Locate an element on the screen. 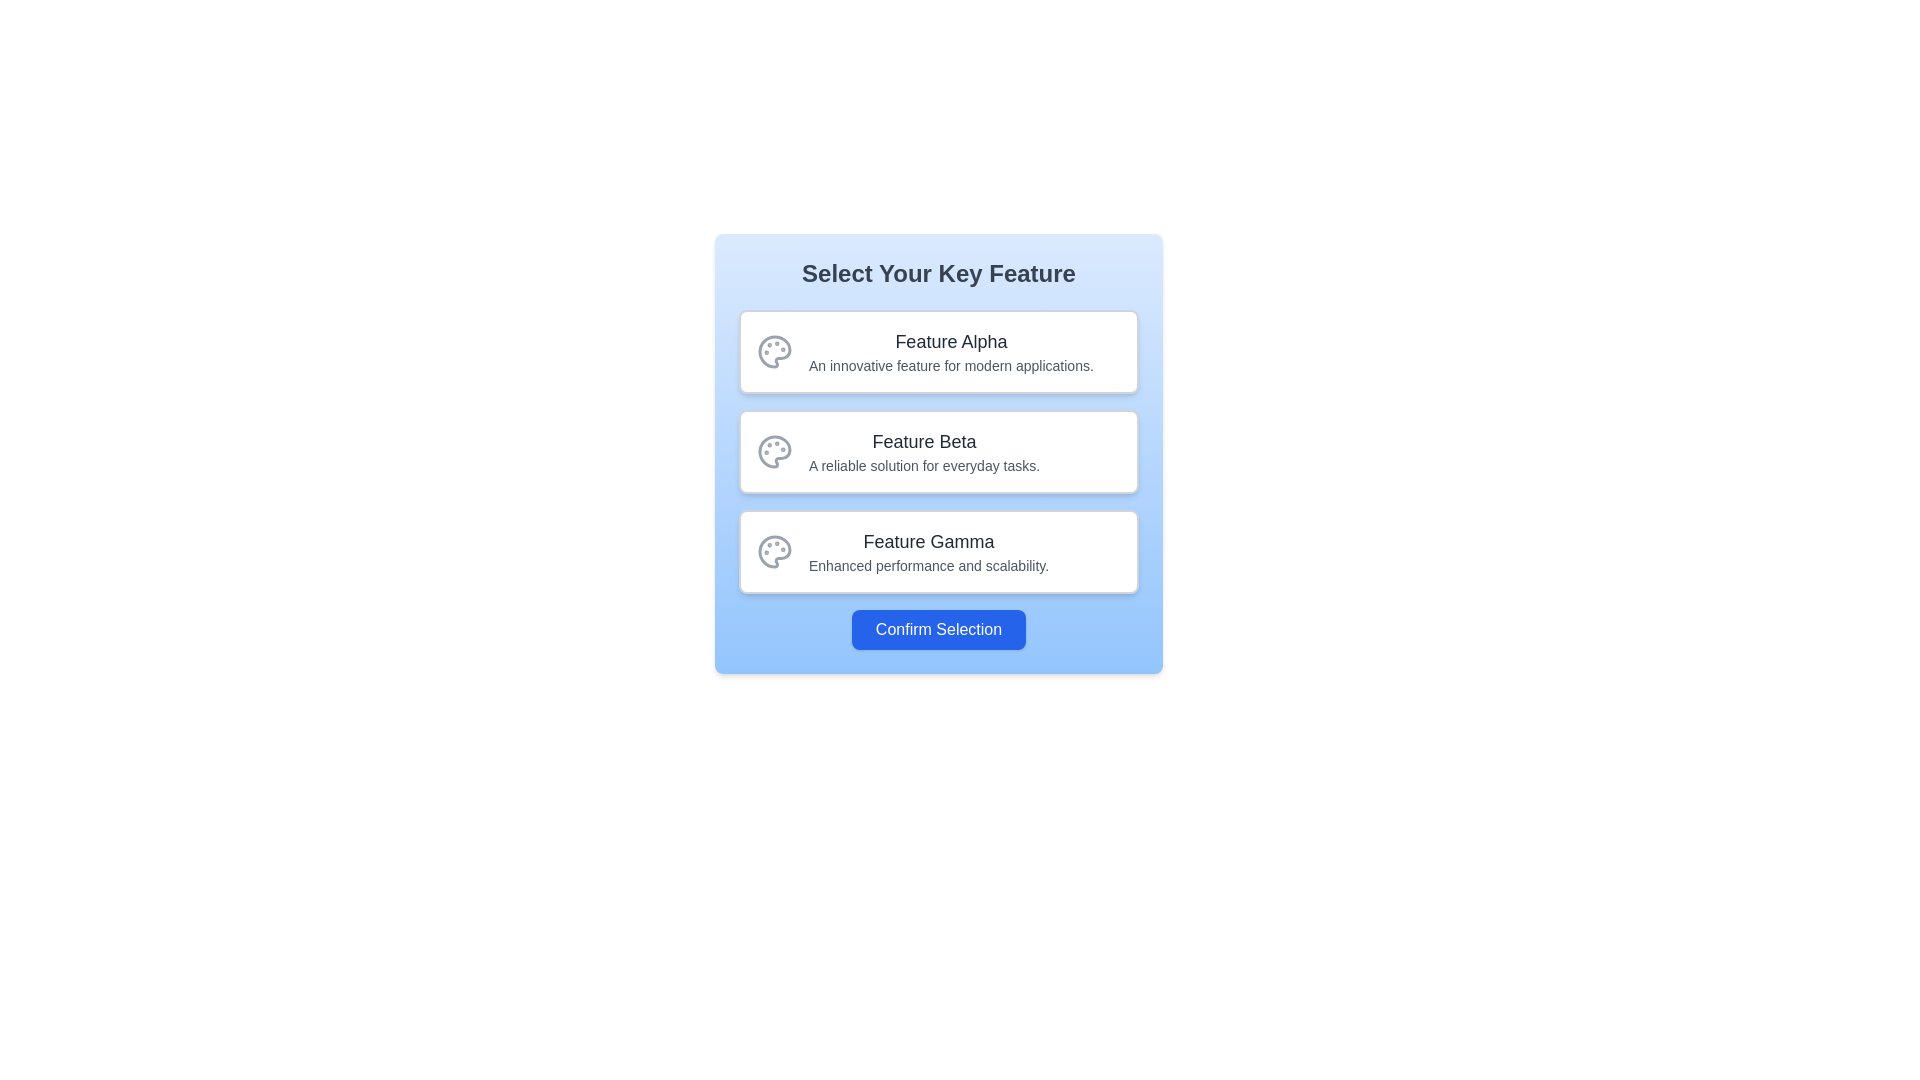 The height and width of the screenshot is (1080, 1920). the 'Feature Beta' informative block, which has a palette icon on the left and descriptive text to the right is located at coordinates (938, 451).